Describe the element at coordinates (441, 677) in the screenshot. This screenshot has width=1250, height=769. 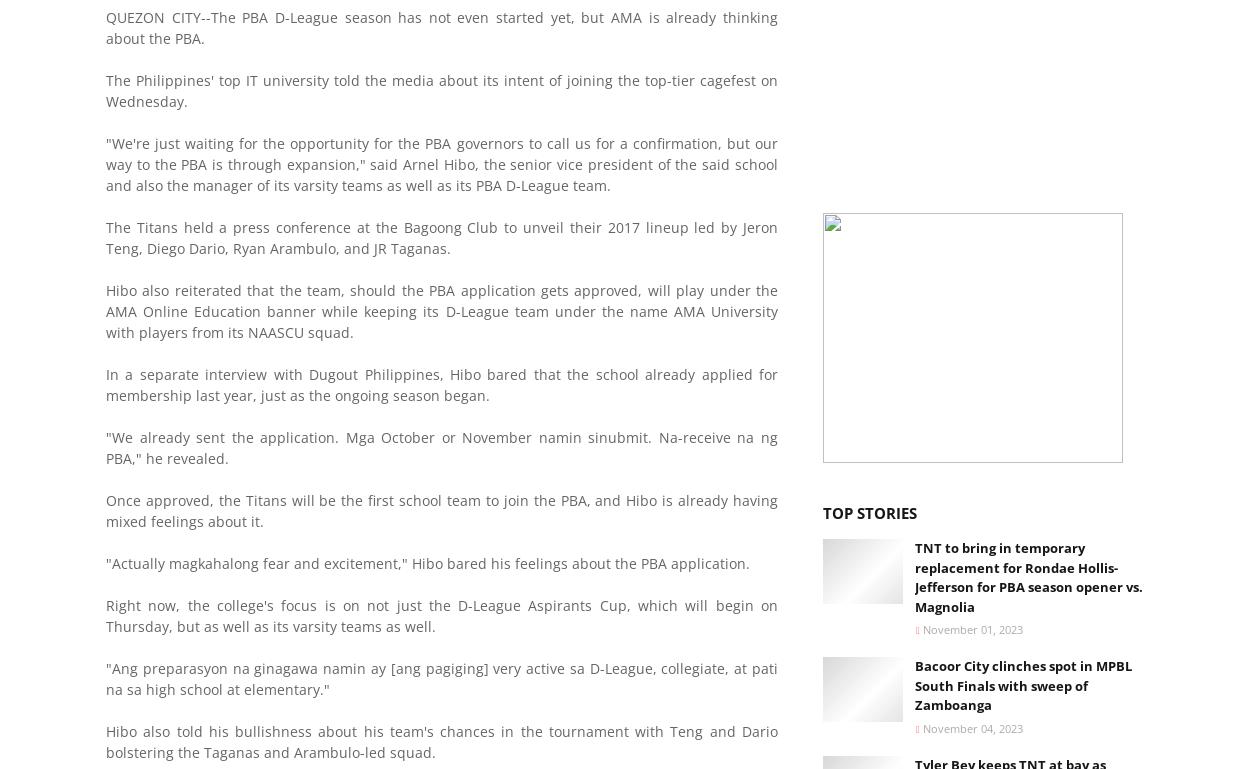
I see `'very active sa D-League, collegiate, at pati na sa high school at elementary."'` at that location.